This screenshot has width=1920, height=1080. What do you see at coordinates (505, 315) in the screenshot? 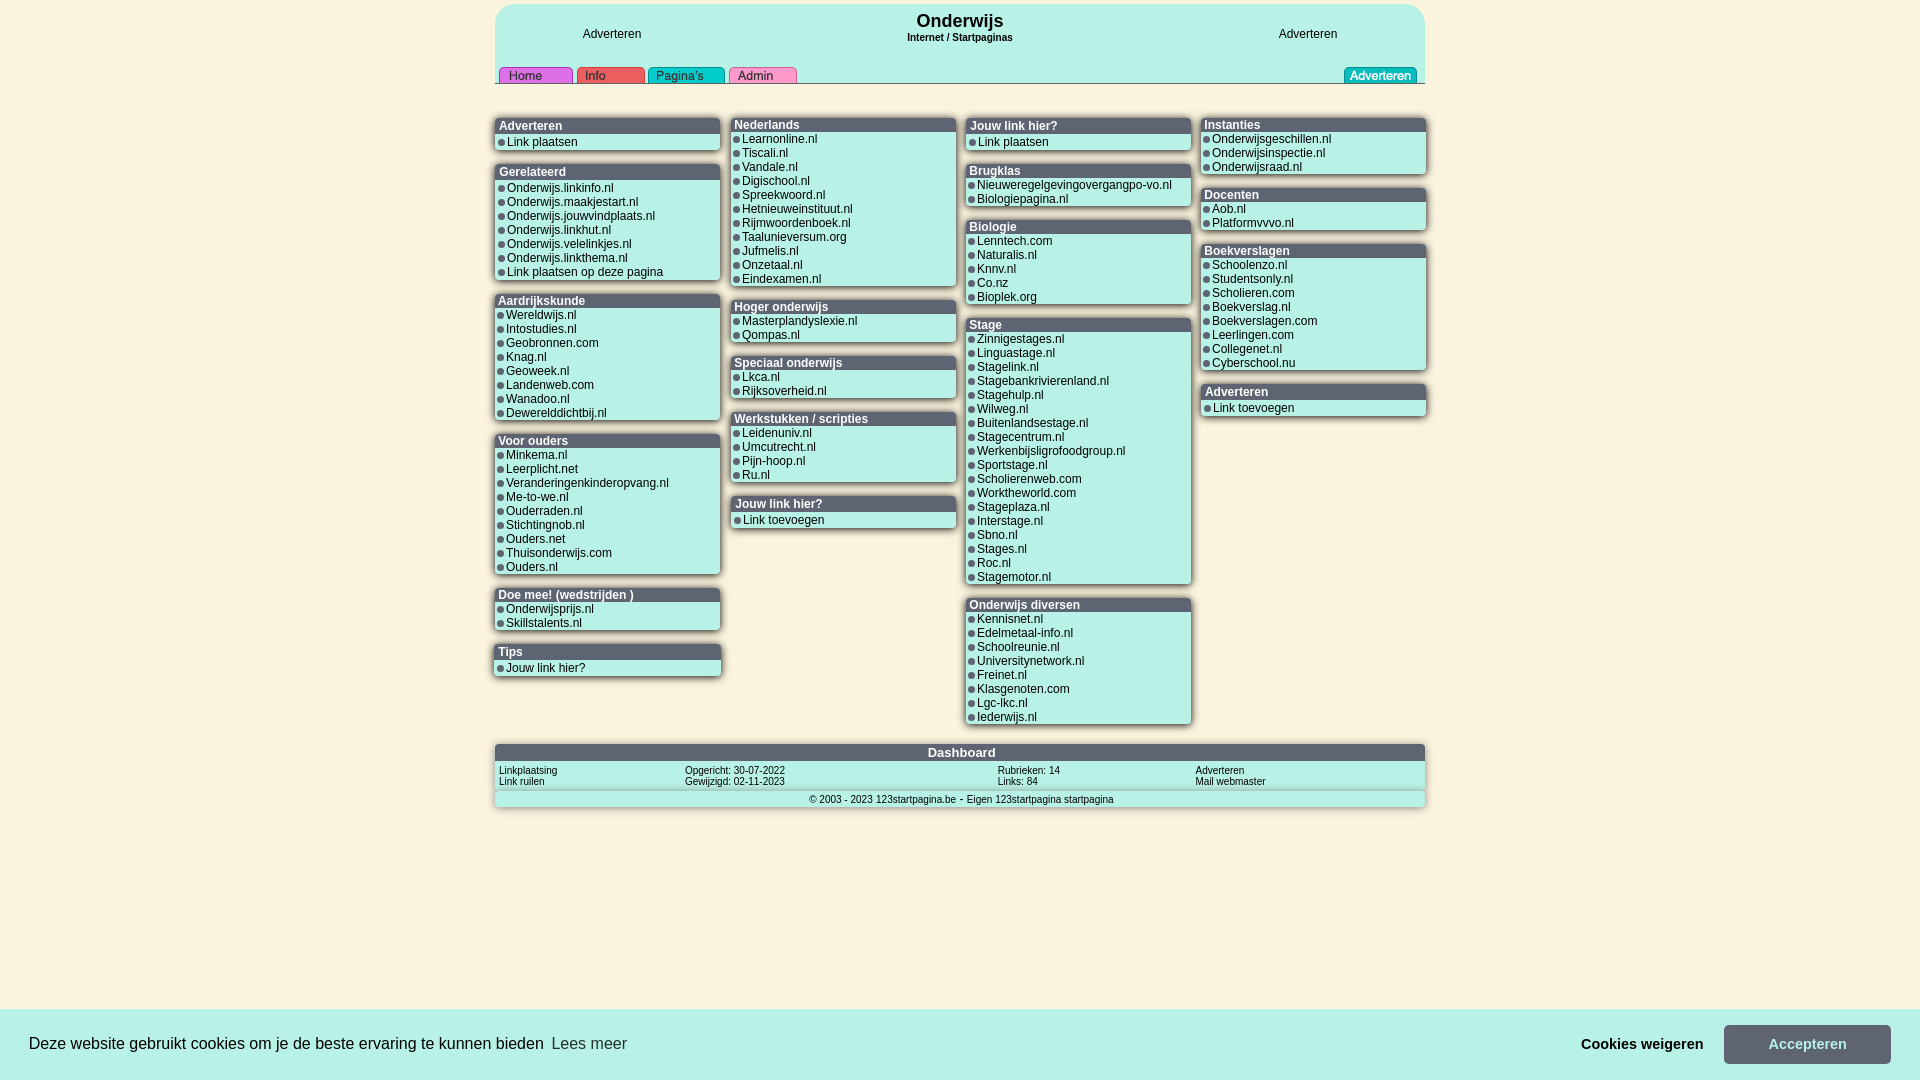
I see `'Wereldwijs.nl'` at bounding box center [505, 315].